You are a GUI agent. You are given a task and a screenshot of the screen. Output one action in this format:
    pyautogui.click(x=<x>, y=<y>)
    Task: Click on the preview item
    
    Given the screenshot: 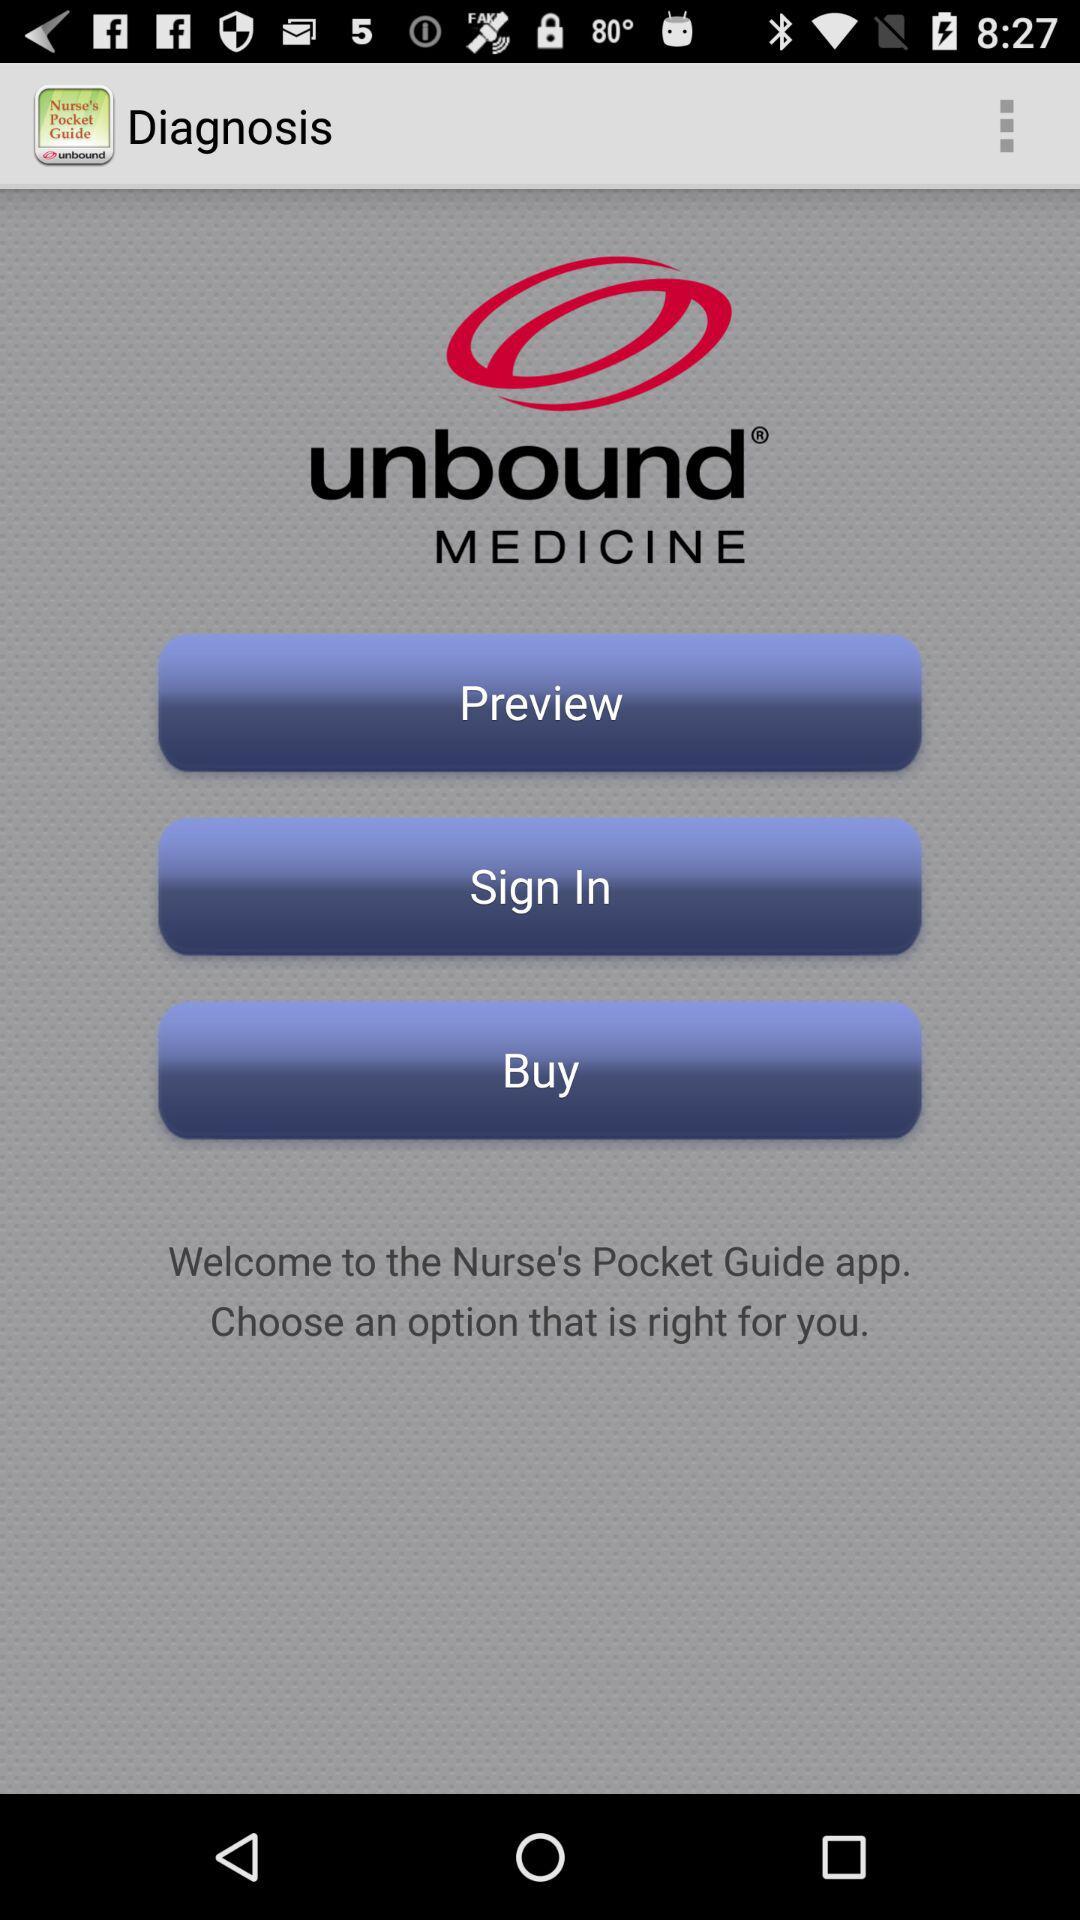 What is the action you would take?
    pyautogui.click(x=540, y=708)
    